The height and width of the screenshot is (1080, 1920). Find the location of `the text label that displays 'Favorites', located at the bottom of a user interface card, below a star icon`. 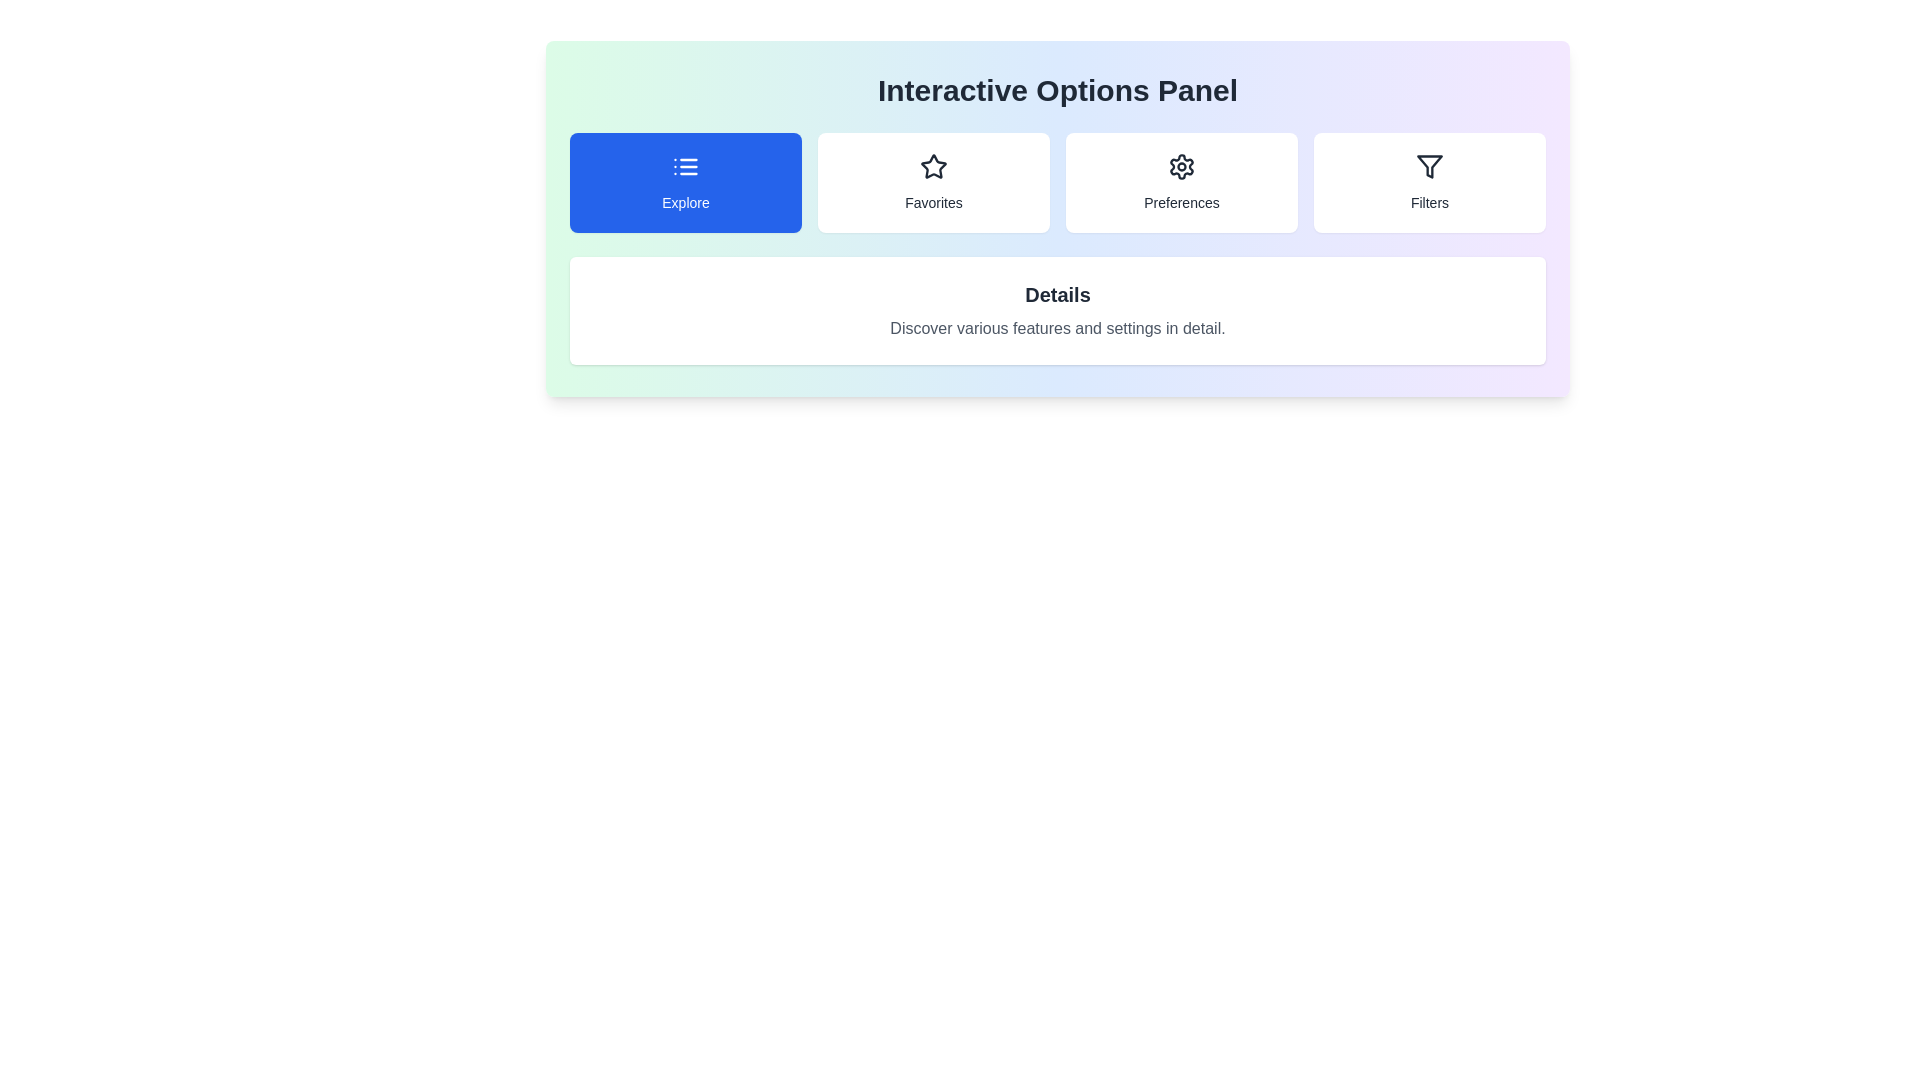

the text label that displays 'Favorites', located at the bottom of a user interface card, below a star icon is located at coordinates (933, 203).